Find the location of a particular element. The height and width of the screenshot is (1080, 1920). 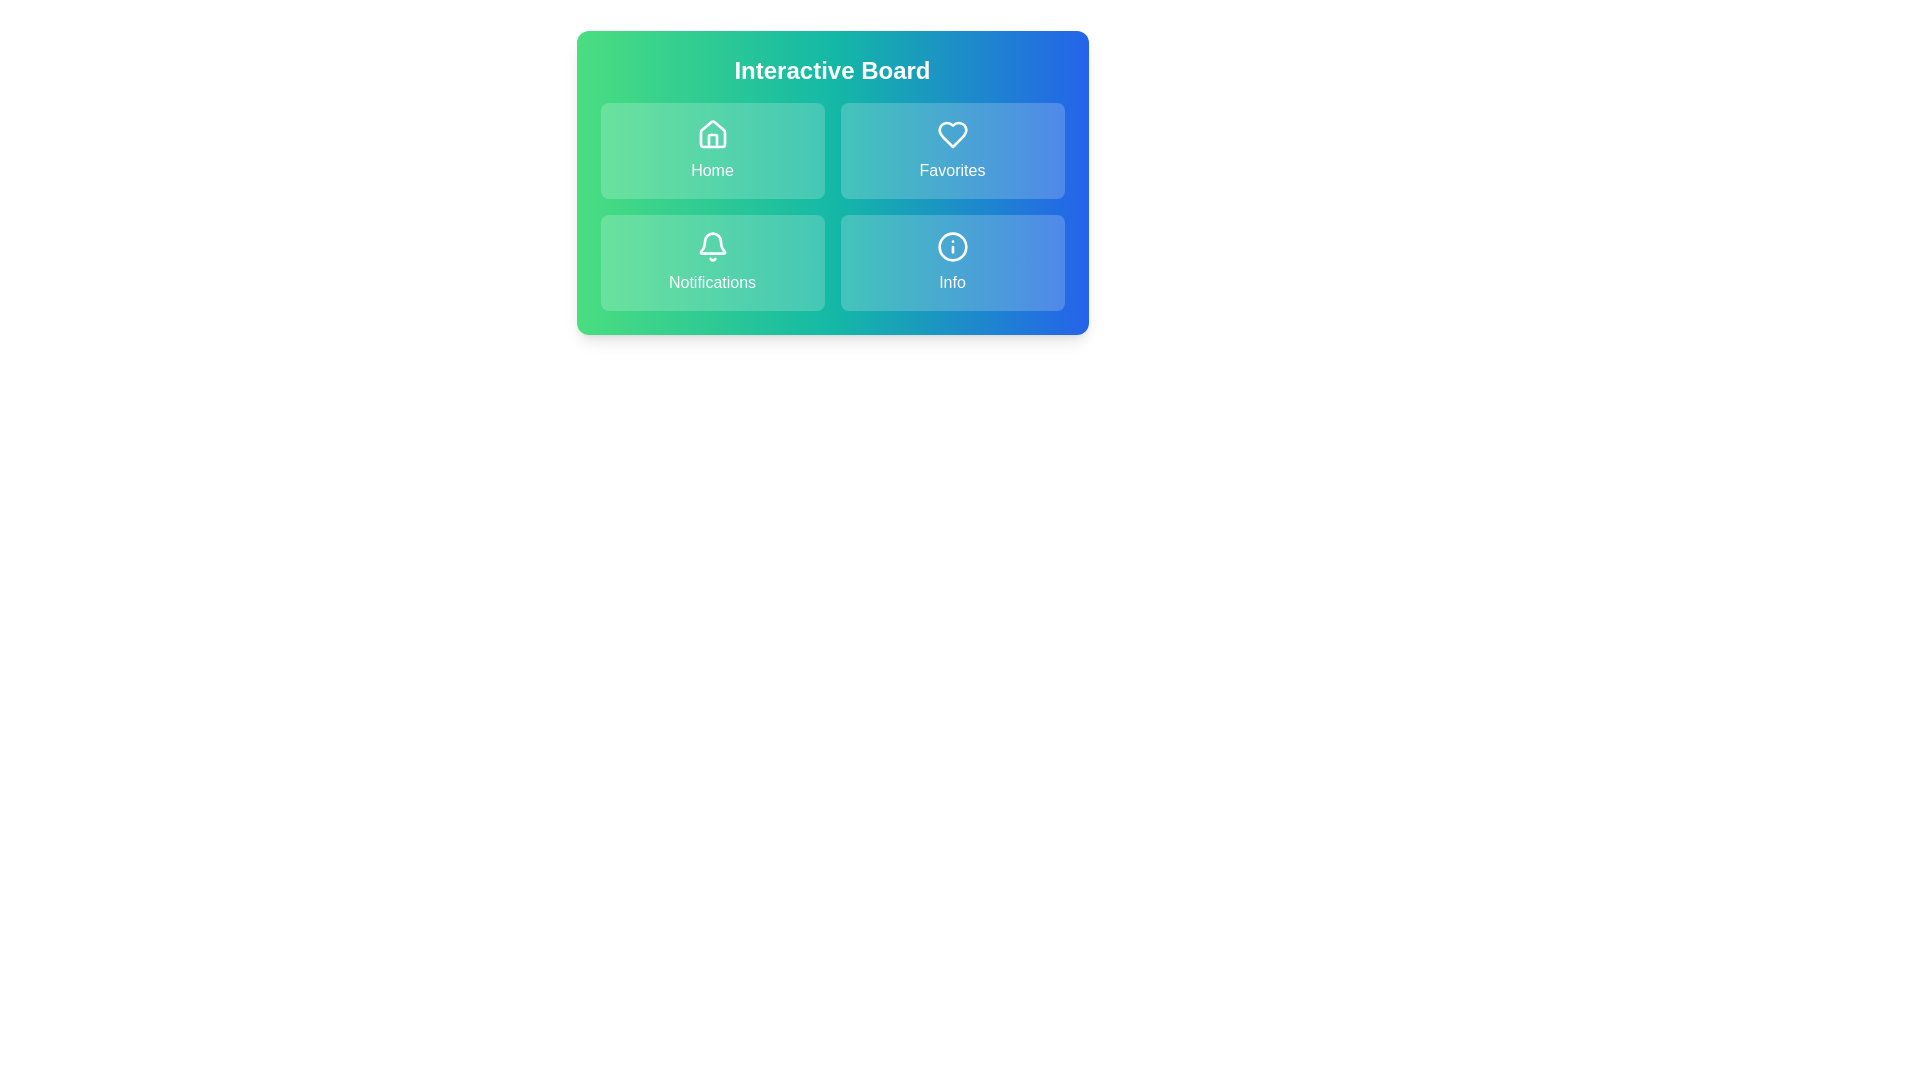

the house icon located in the top-left button of the two-by-two grid beneath the title 'Interactive Board', which is part of the 'Home' block is located at coordinates (712, 135).